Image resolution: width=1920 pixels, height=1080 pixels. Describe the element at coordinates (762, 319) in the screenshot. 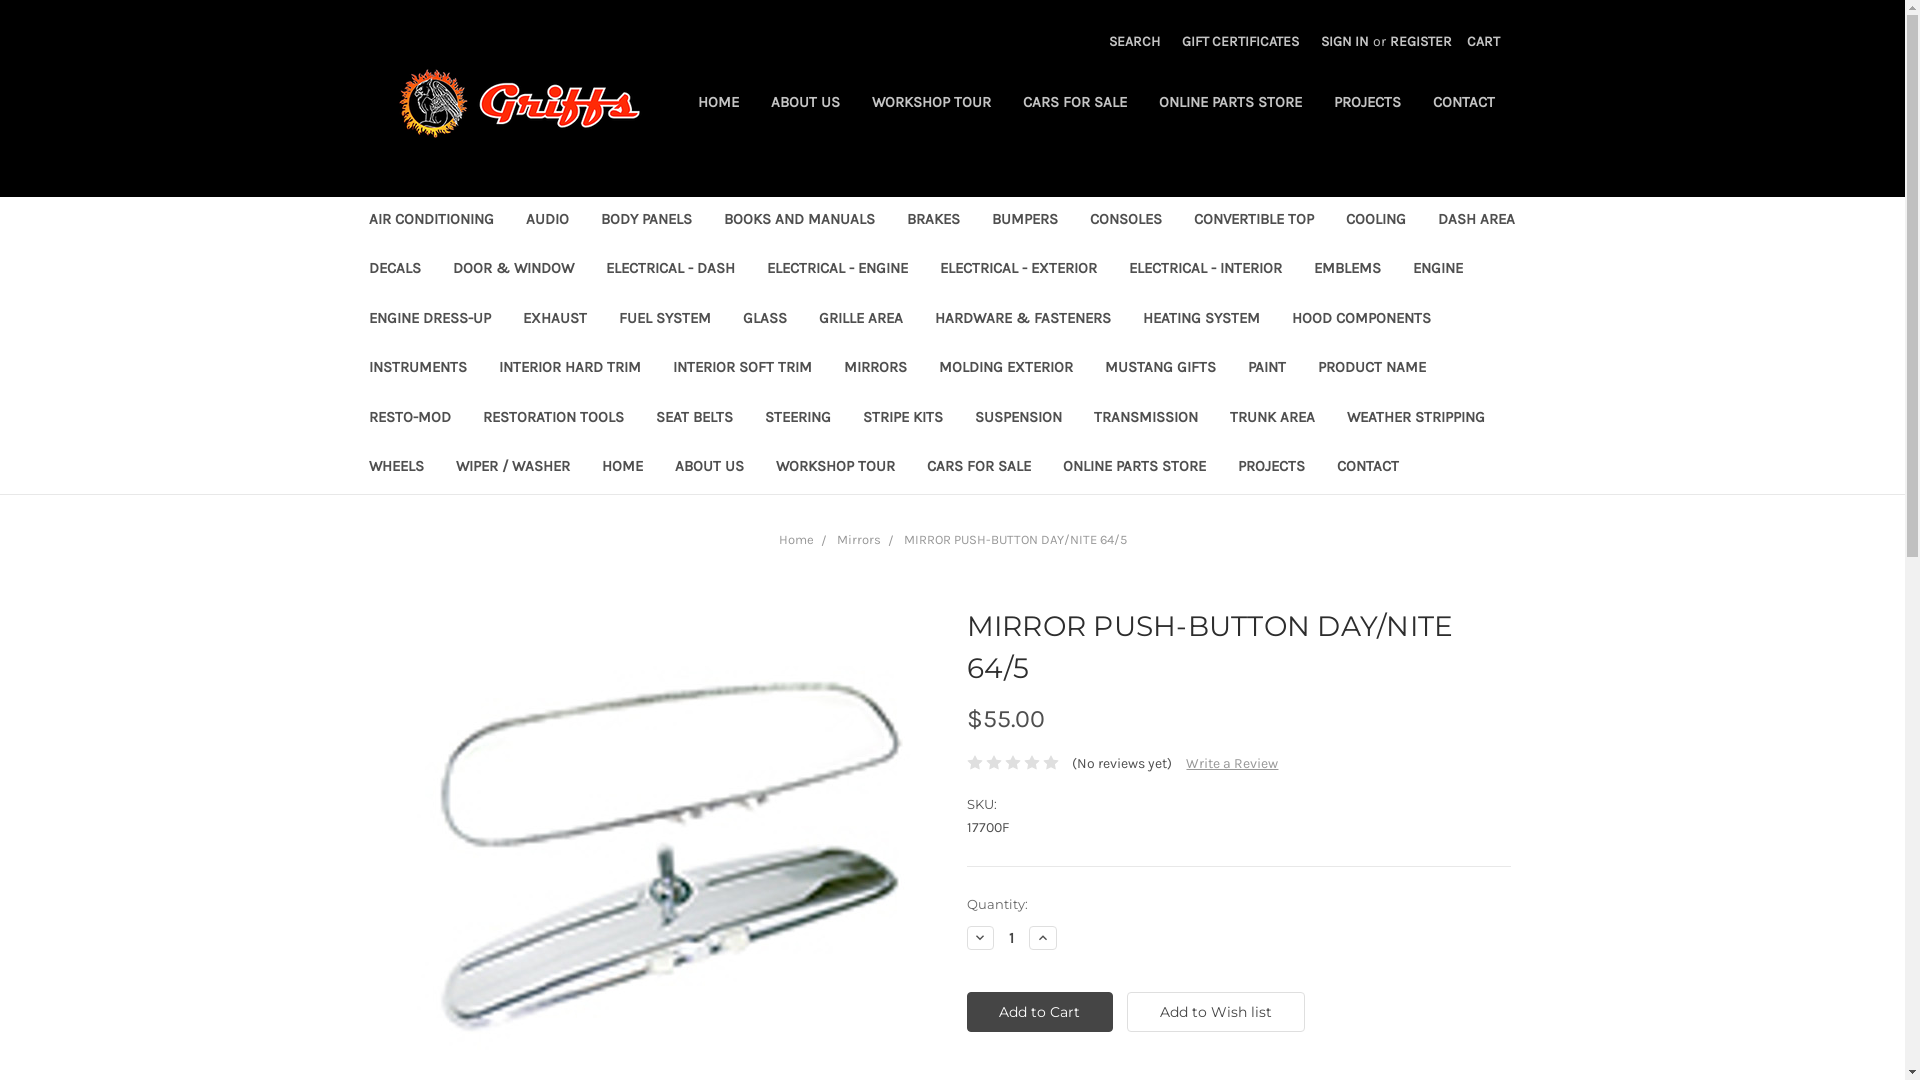

I see `'GLASS'` at that location.